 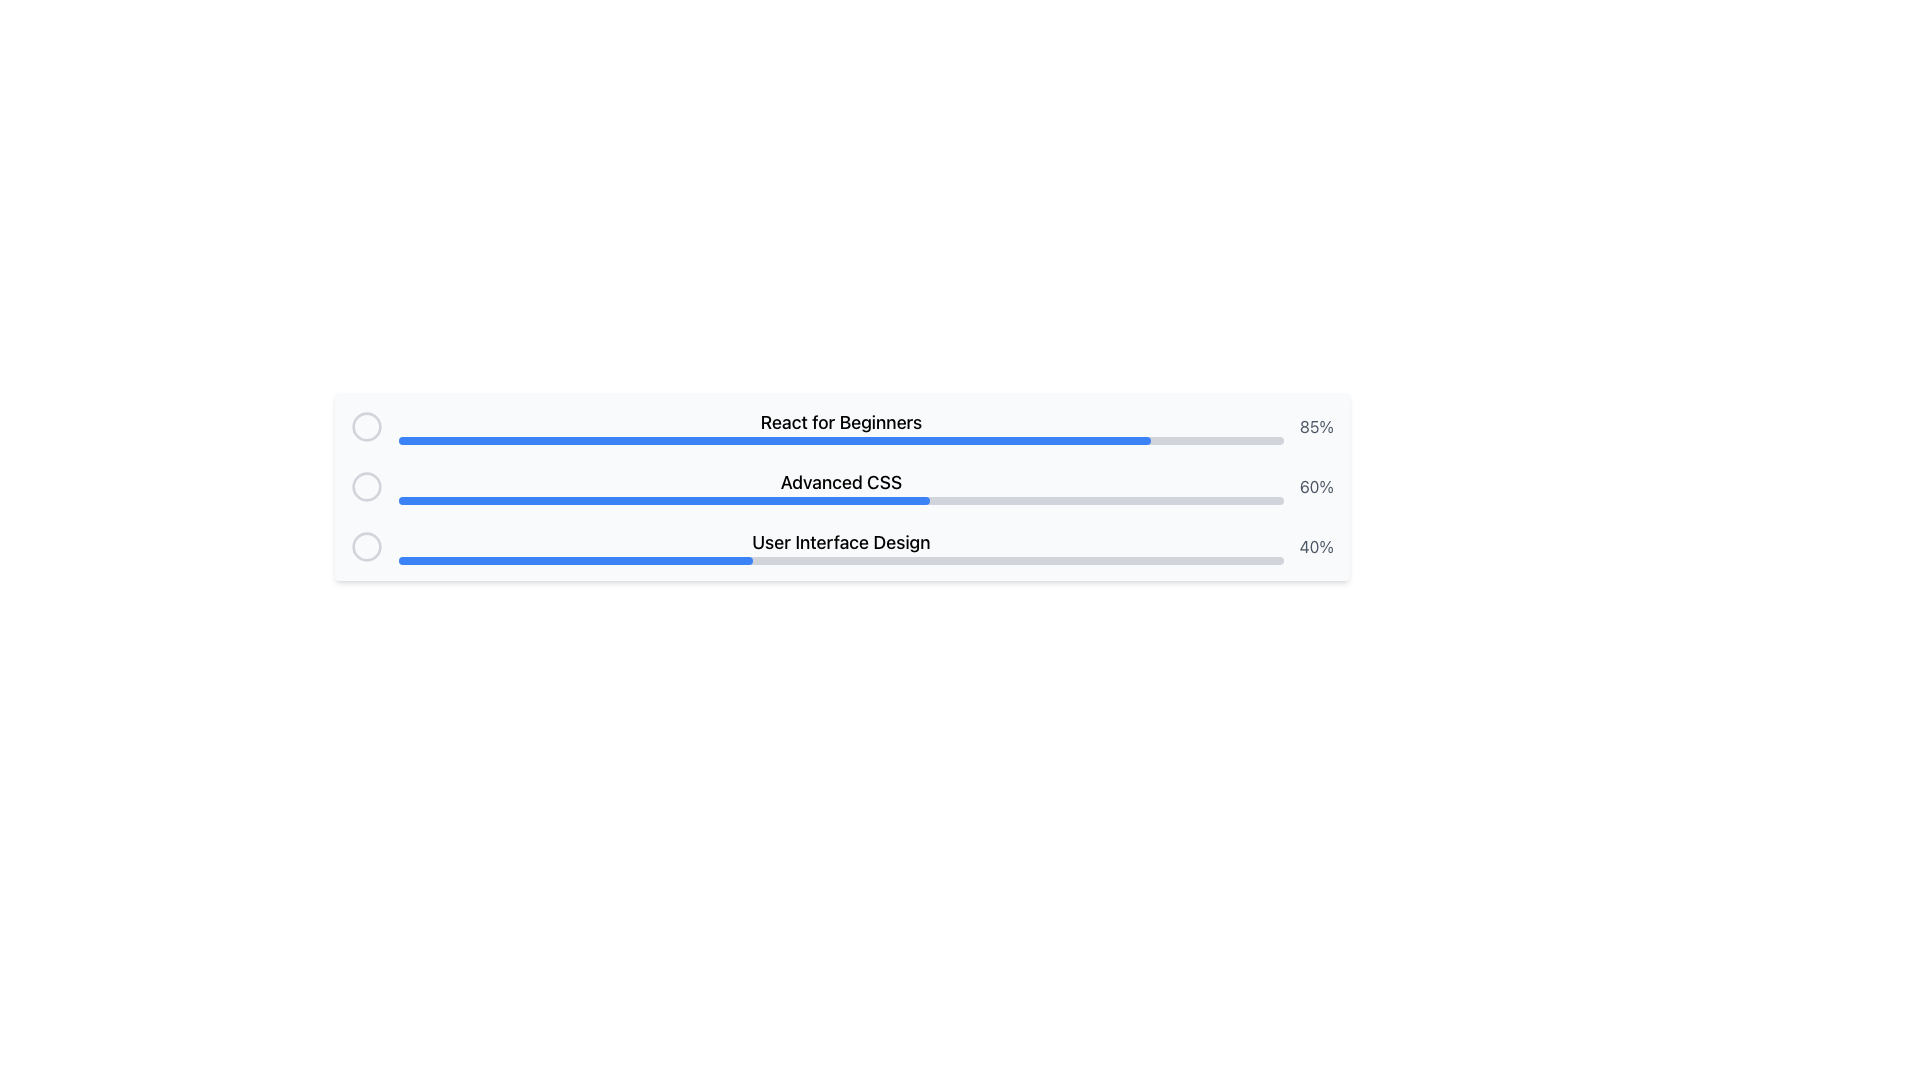 I want to click on the leftmost radio button circle in the 'User Interface Design' row, which is visually distinct with a thin gray outline and circular shape, so click(x=366, y=547).